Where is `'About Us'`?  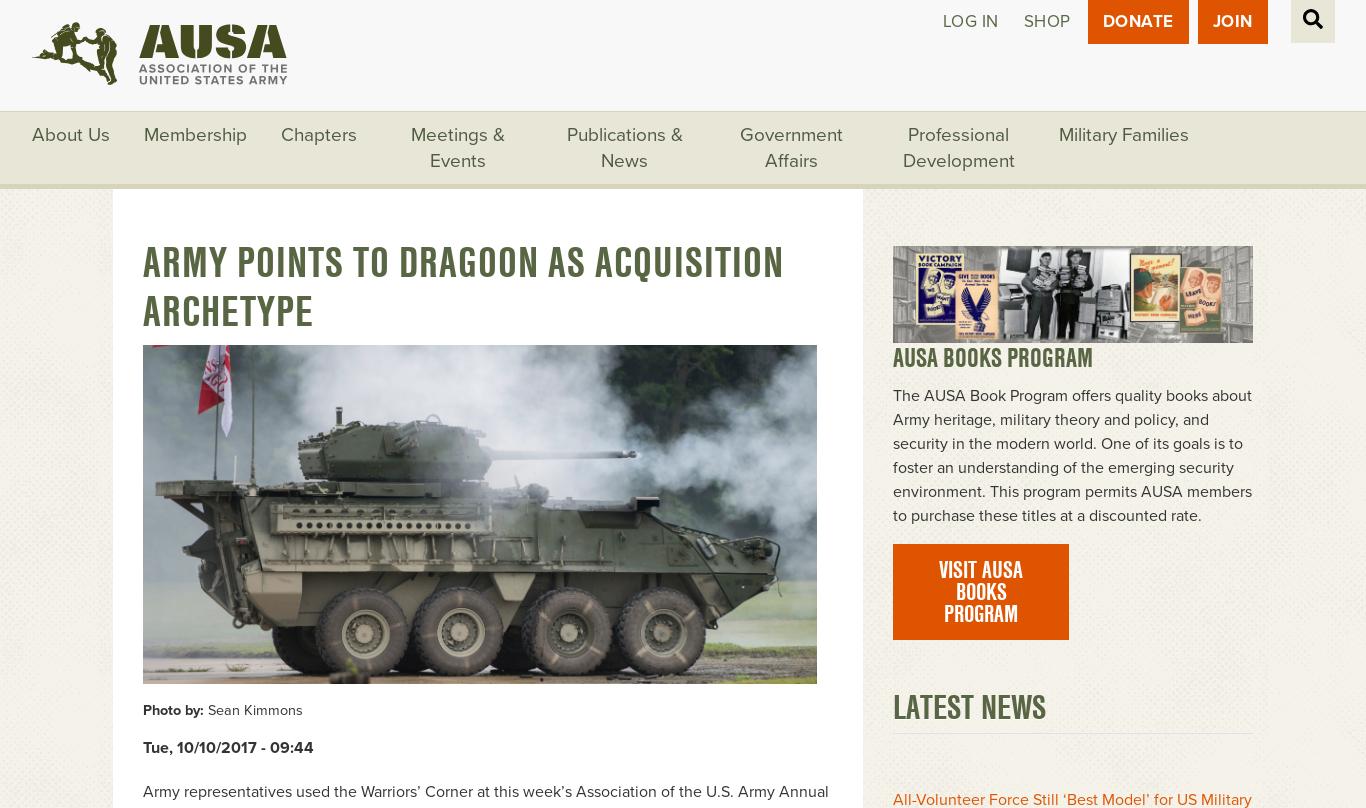 'About Us' is located at coordinates (71, 132).